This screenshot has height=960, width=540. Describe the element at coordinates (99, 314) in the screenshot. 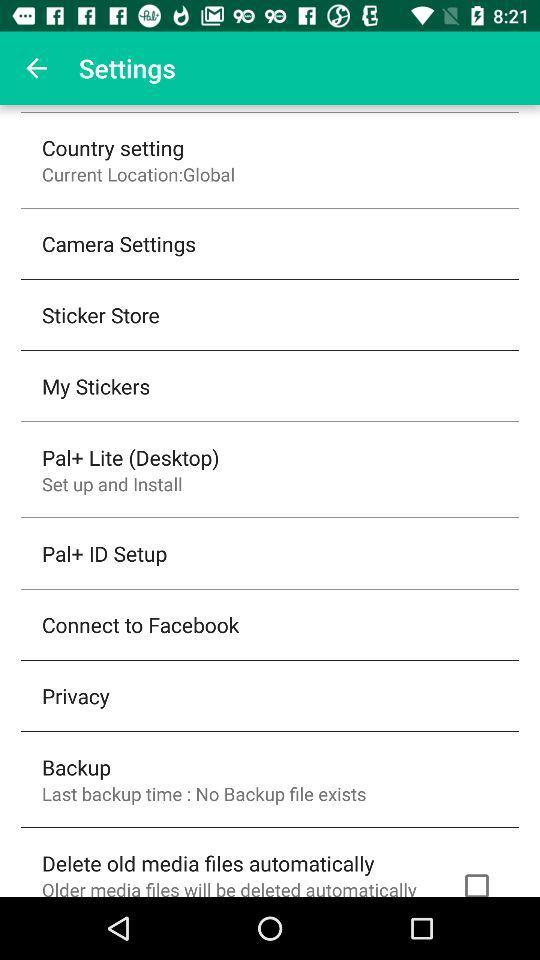

I see `icon above the my stickers item` at that location.